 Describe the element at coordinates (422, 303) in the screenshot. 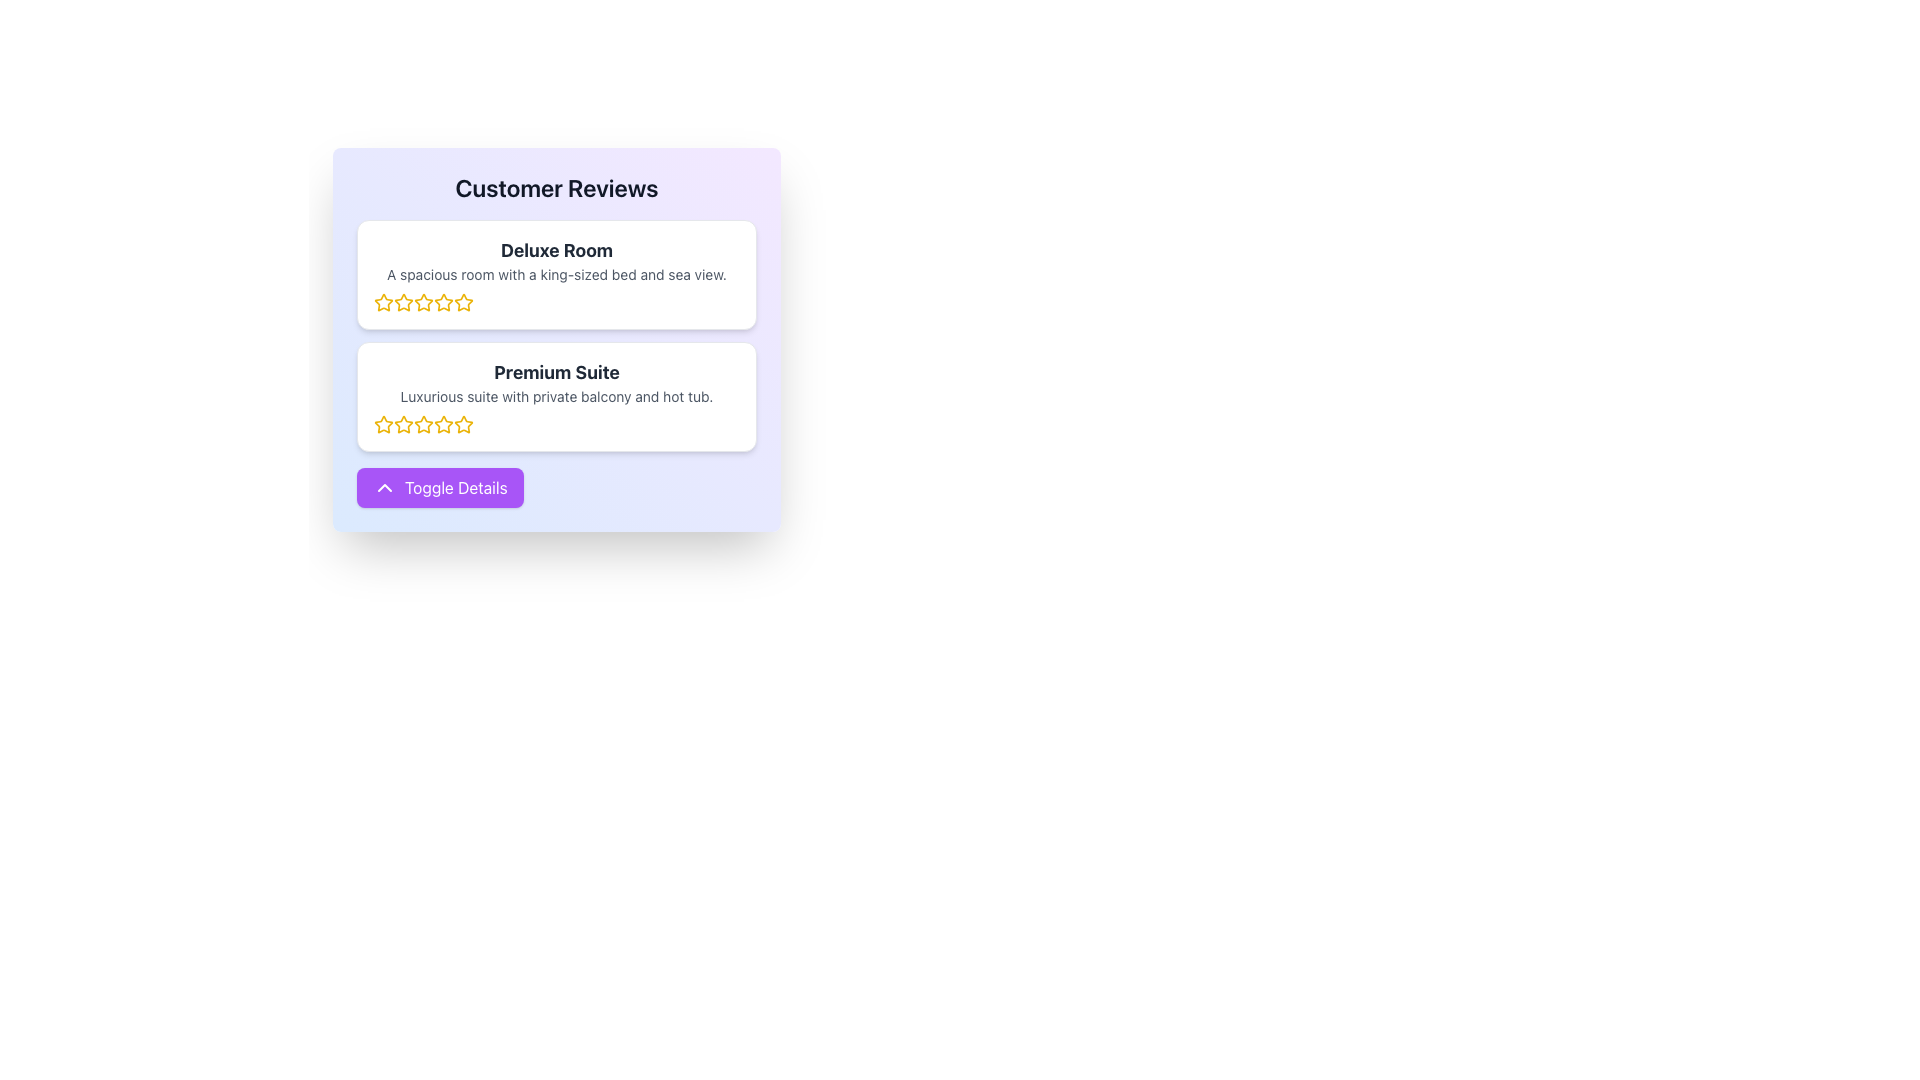

I see `the fourth star rating icon in the rating system for the 'Deluxe Room' section` at that location.